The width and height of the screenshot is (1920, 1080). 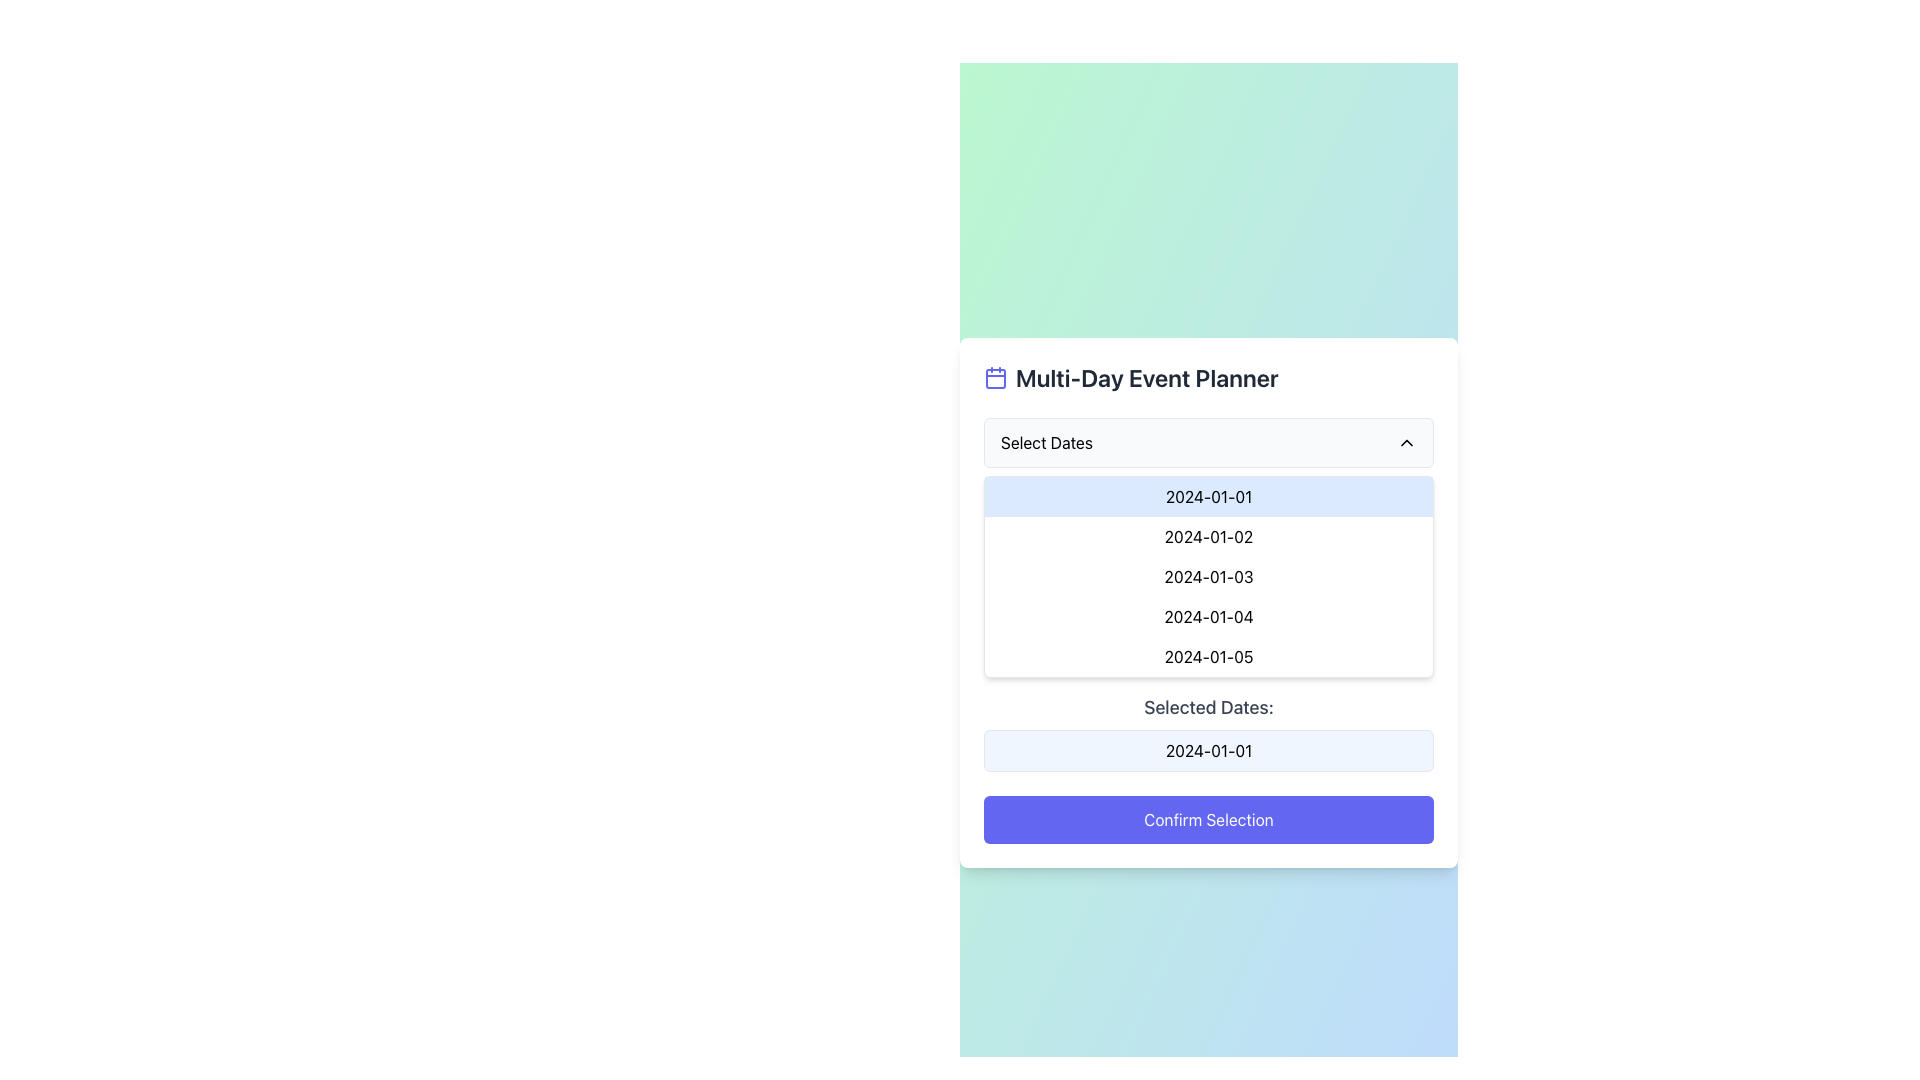 I want to click on the label that describes the selected date, which is located directly above the displayed date value '2024-01-01', so click(x=1208, y=707).